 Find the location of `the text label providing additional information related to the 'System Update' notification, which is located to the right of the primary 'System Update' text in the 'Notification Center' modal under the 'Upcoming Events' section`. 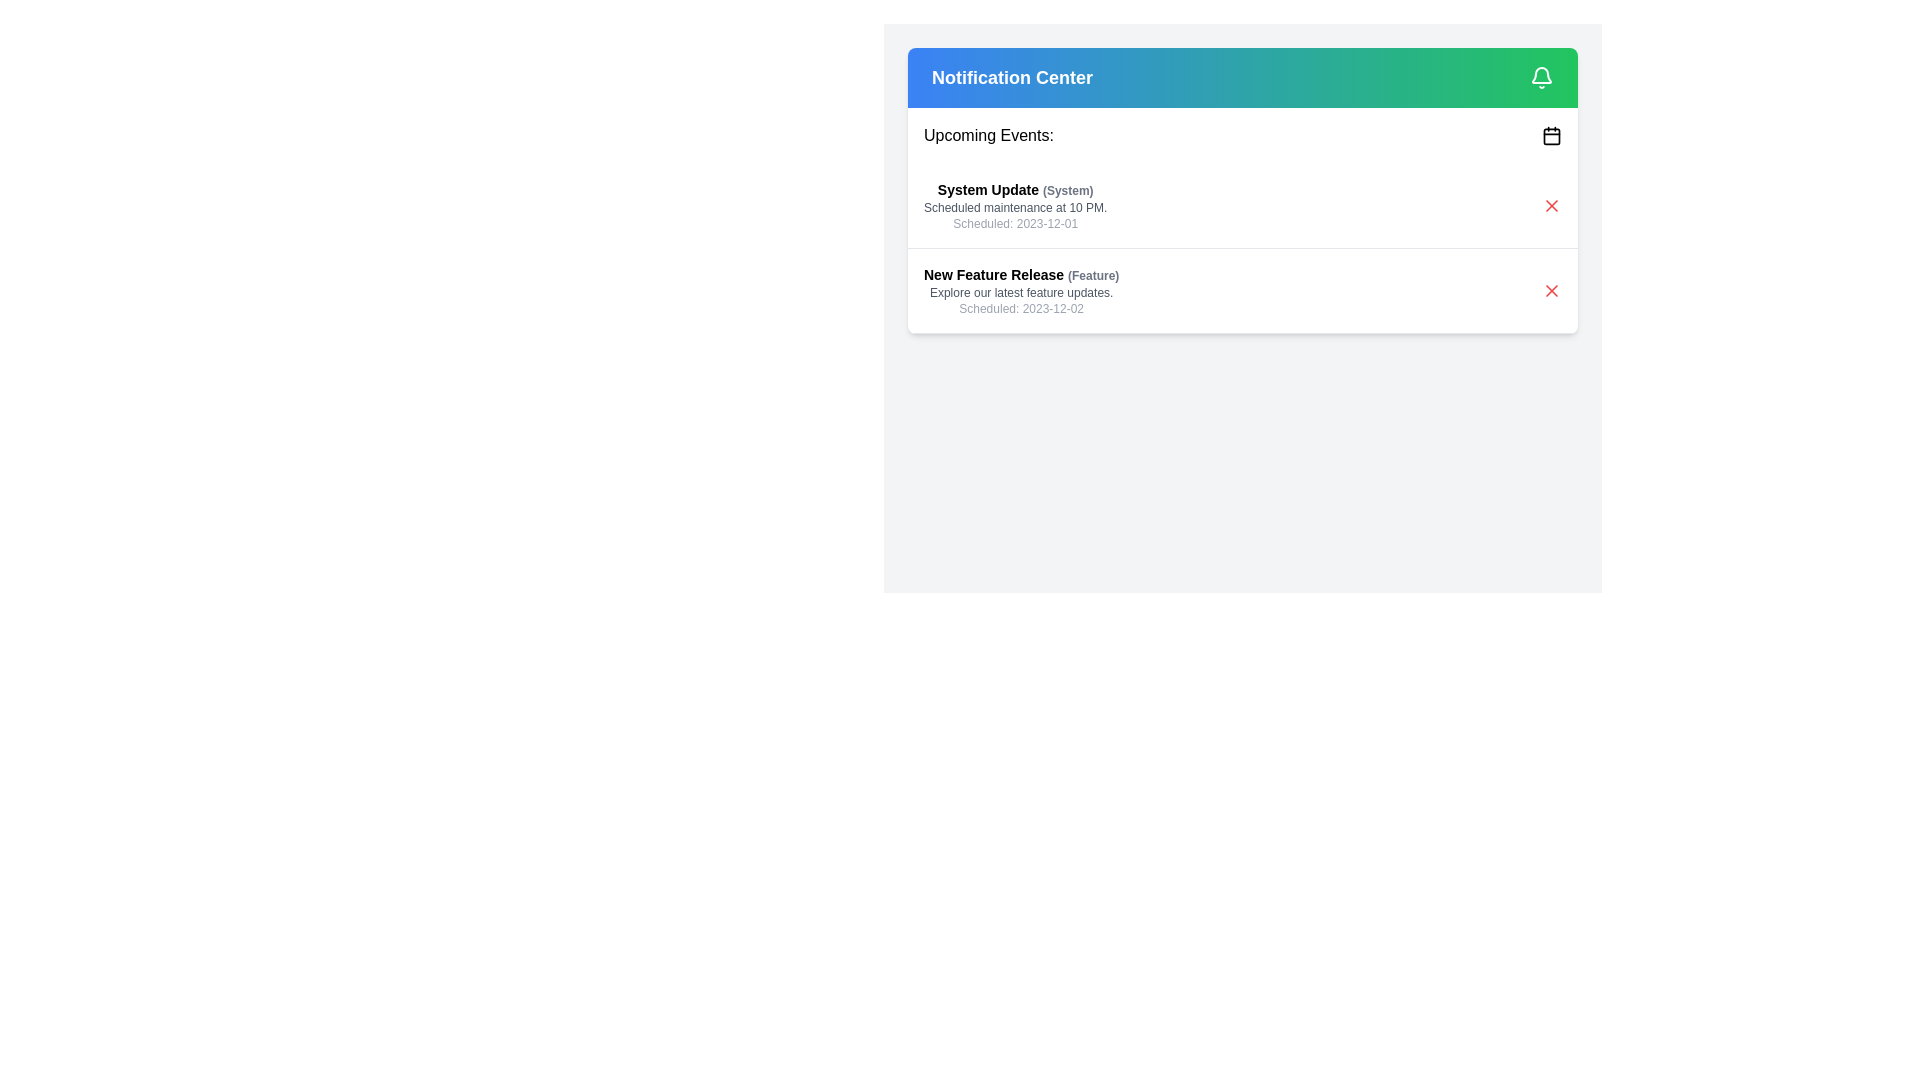

the text label providing additional information related to the 'System Update' notification, which is located to the right of the primary 'System Update' text in the 'Notification Center' modal under the 'Upcoming Events' section is located at coordinates (1067, 191).